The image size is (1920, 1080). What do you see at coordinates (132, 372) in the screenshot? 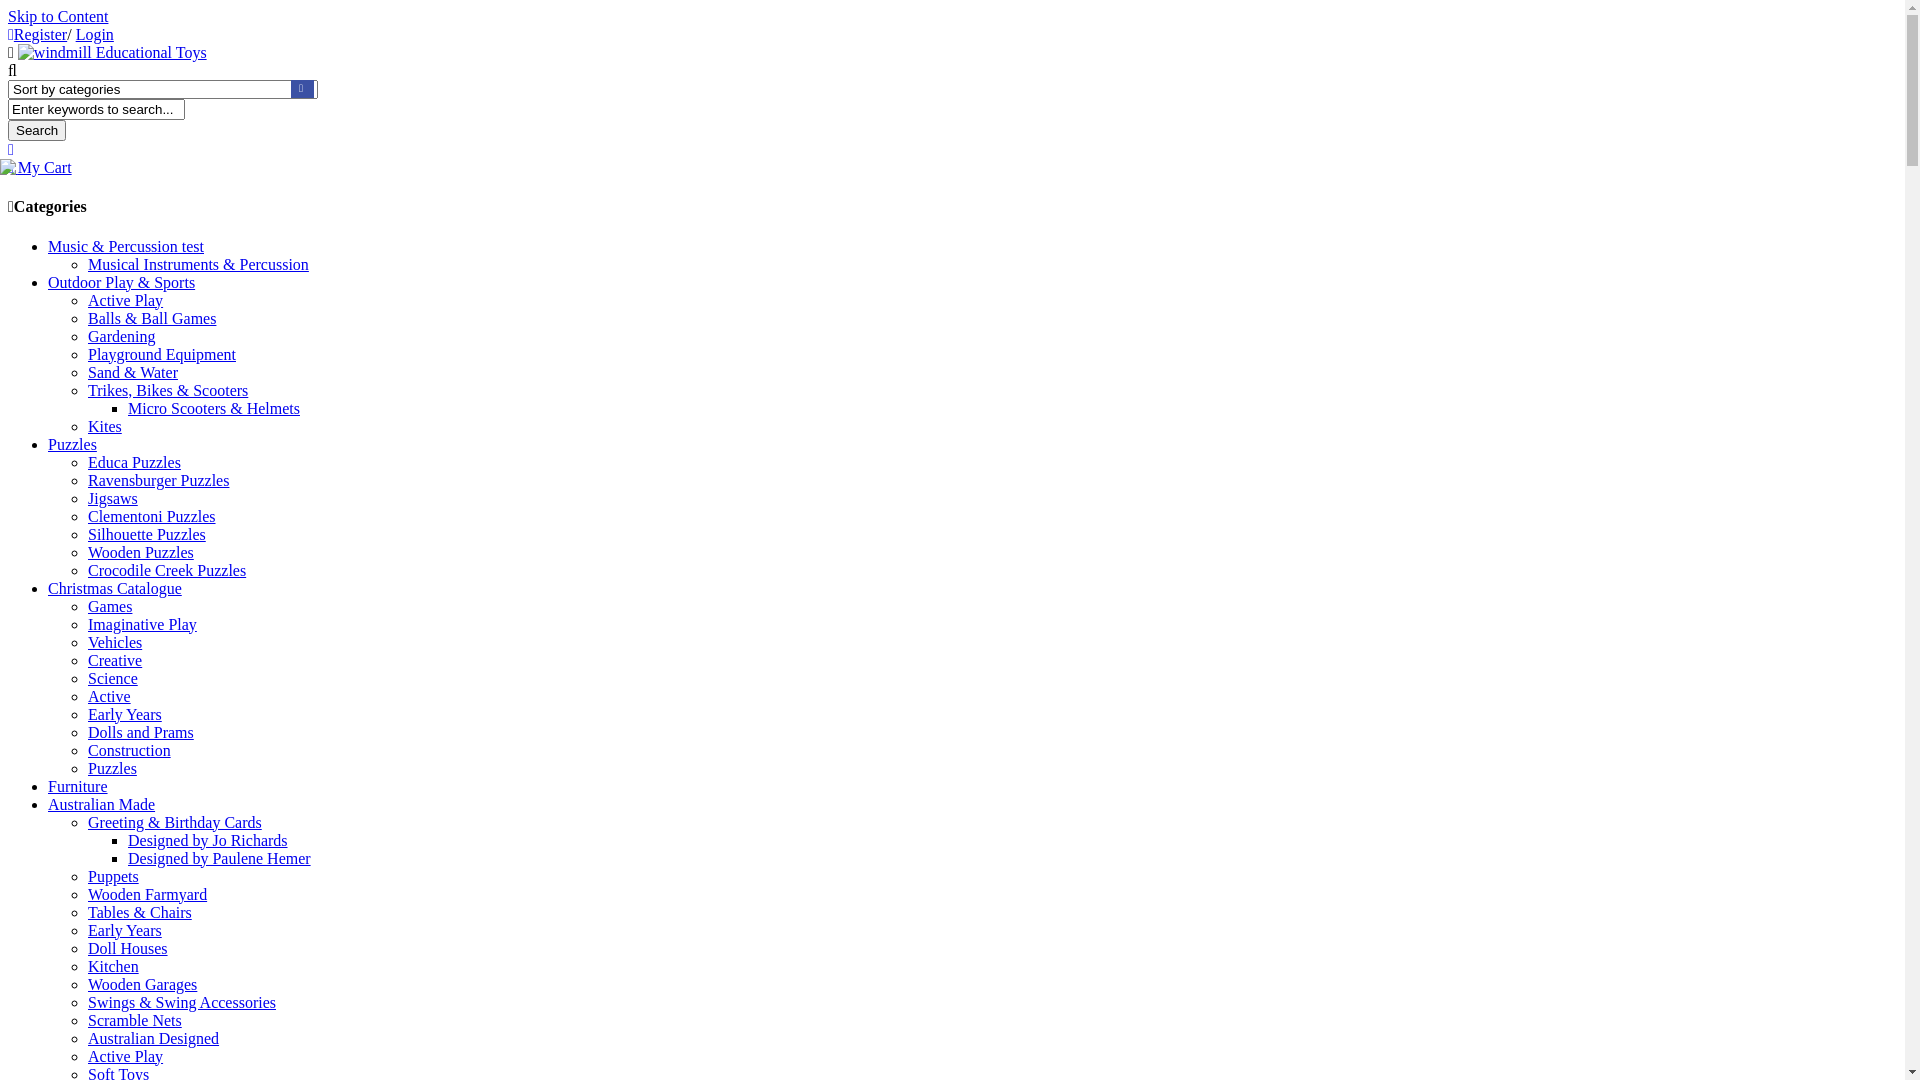
I see `'Sand & Water'` at bounding box center [132, 372].